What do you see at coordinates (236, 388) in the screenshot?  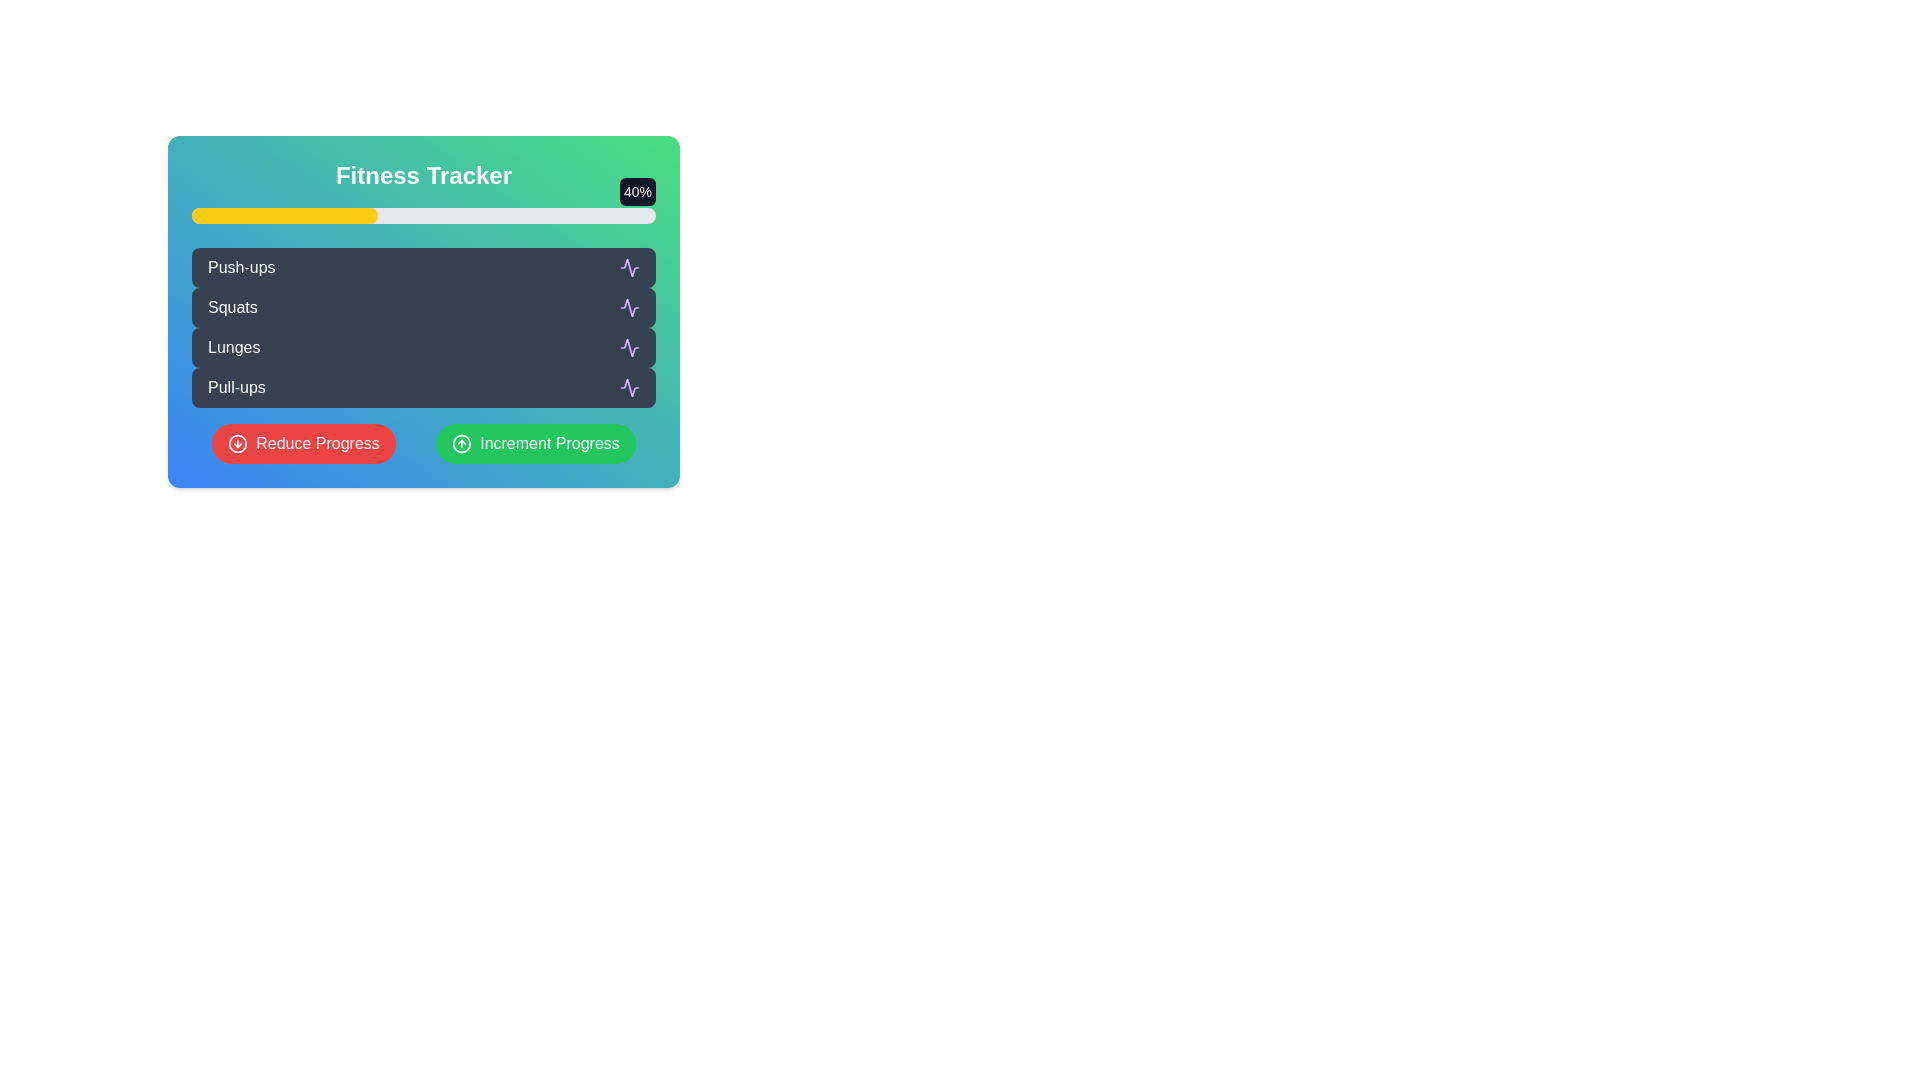 I see `to select or interact with the 'Pull-ups' entry, which is the fourth item in a vertically stacked list of exercises styled in white on a dark blue background` at bounding box center [236, 388].